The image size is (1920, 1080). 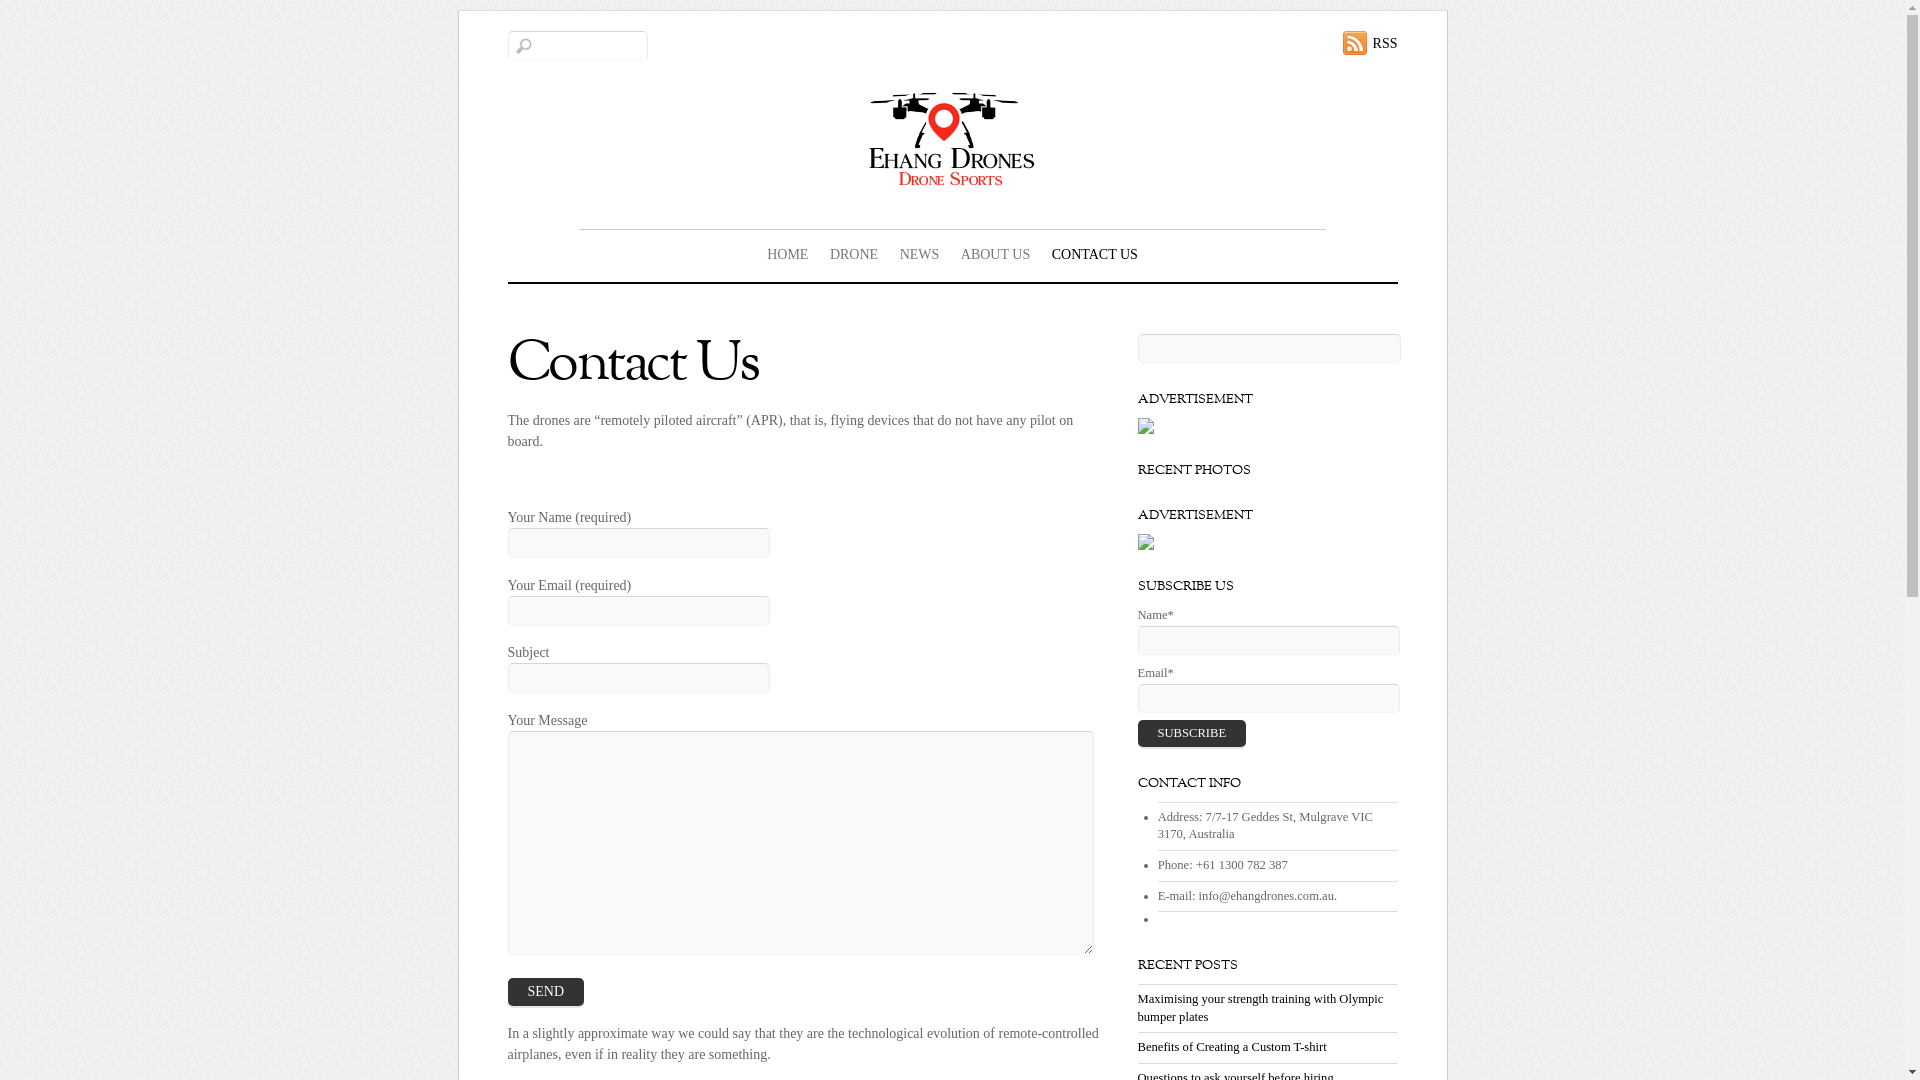 What do you see at coordinates (1192, 733) in the screenshot?
I see `'Subscribe'` at bounding box center [1192, 733].